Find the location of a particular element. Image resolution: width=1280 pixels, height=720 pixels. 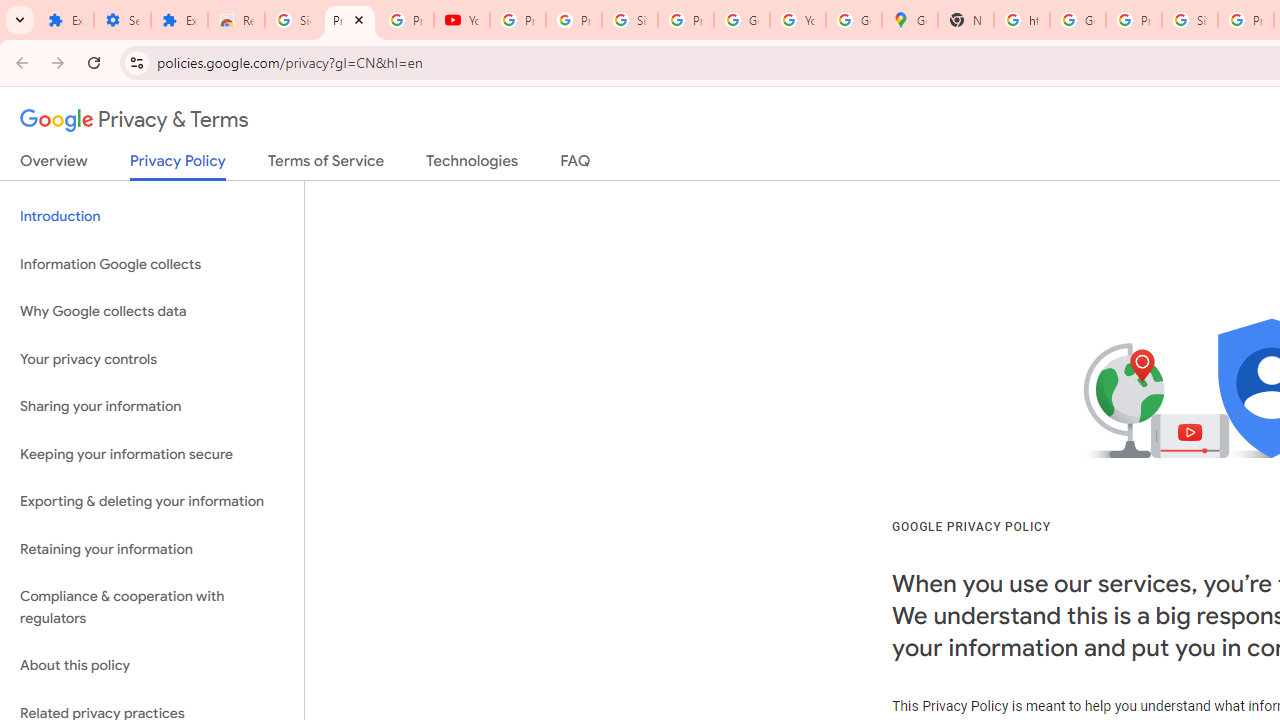

'Google Maps' is located at coordinates (909, 20).